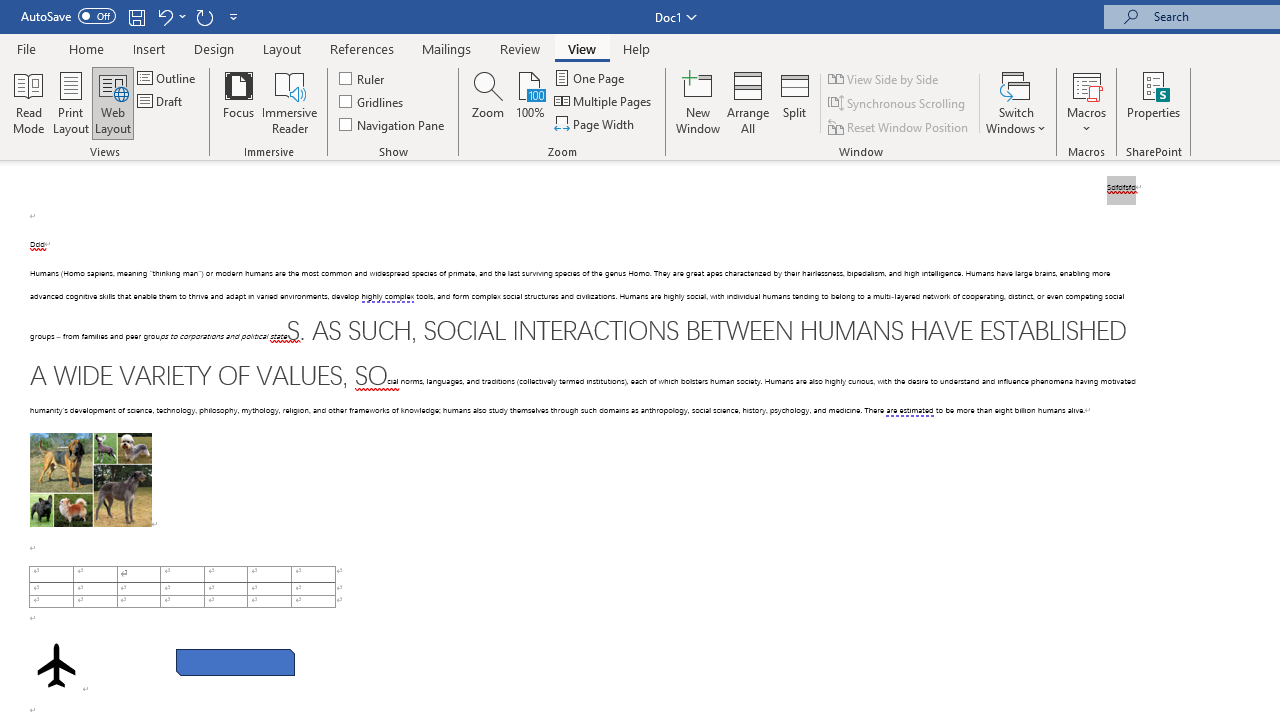  What do you see at coordinates (288, 103) in the screenshot?
I see `'Immersive Reader'` at bounding box center [288, 103].